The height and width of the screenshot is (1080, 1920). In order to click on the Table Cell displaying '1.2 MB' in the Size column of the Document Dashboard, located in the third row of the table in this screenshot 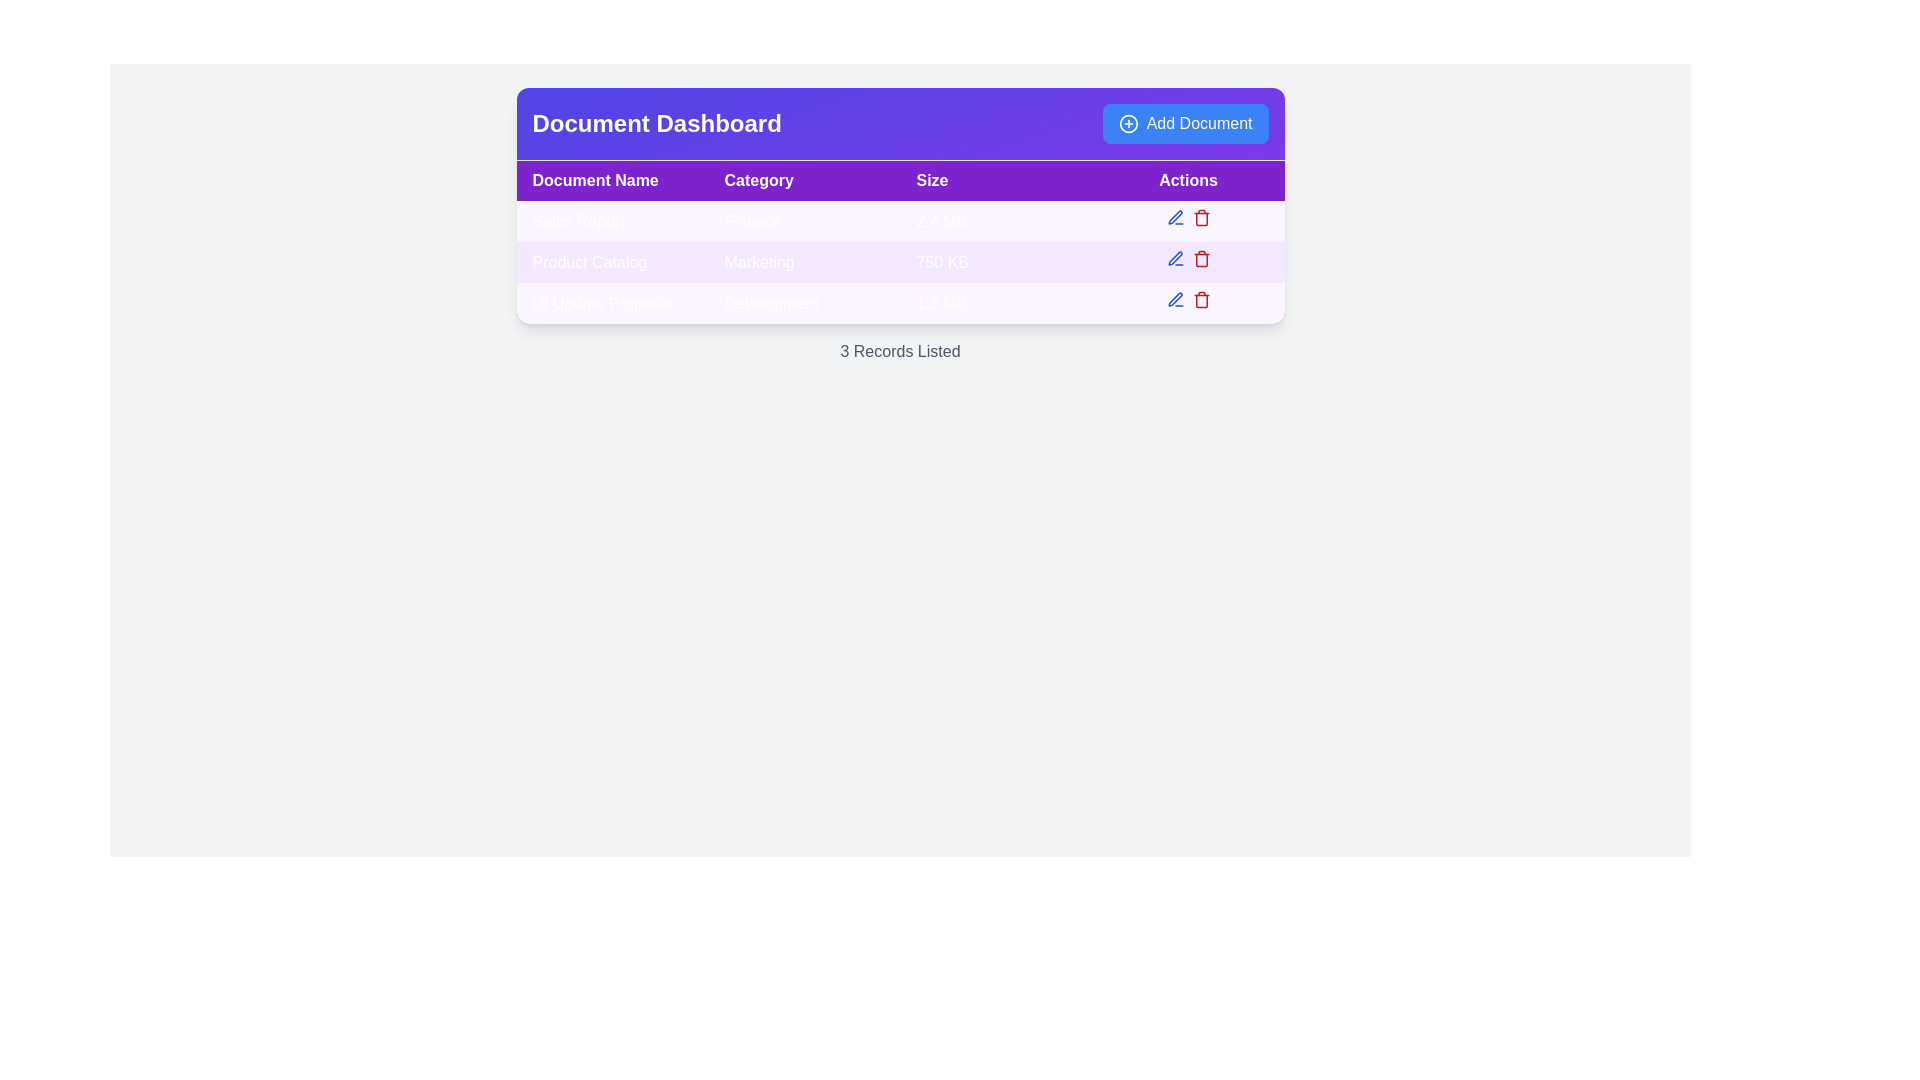, I will do `click(996, 303)`.